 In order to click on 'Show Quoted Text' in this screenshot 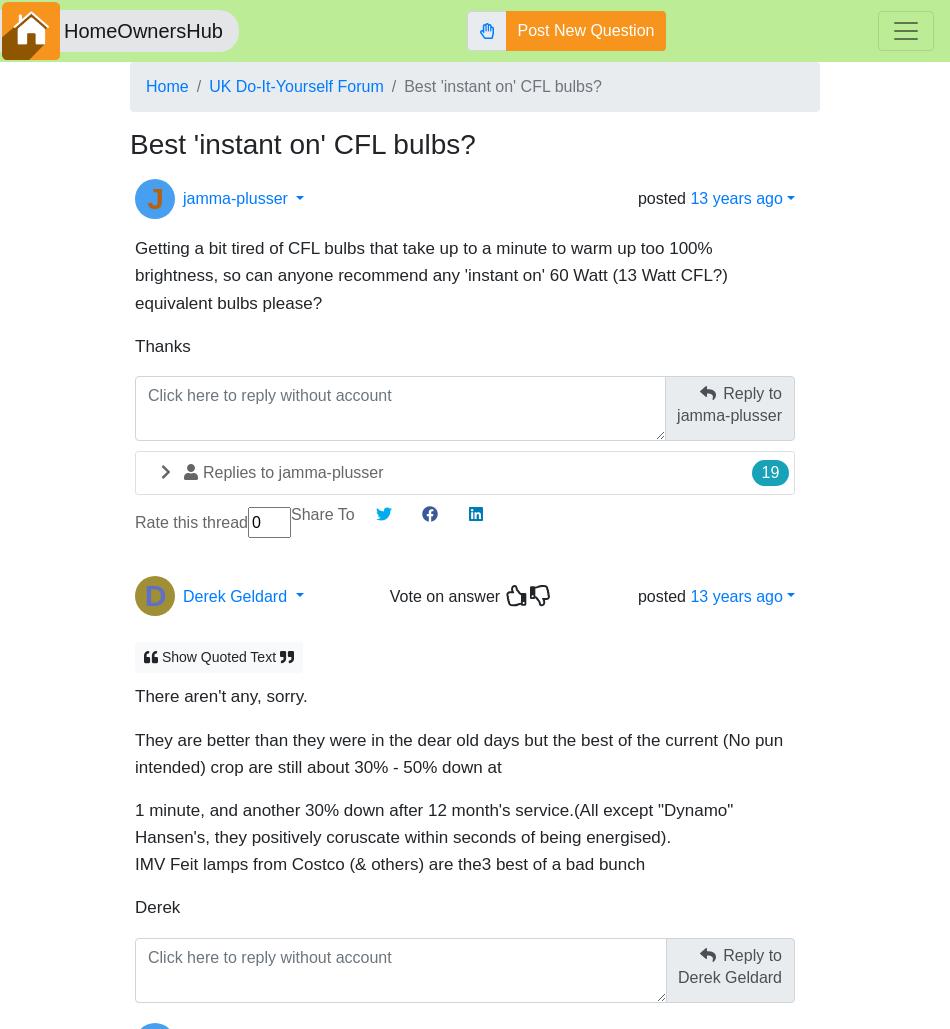, I will do `click(218, 647)`.